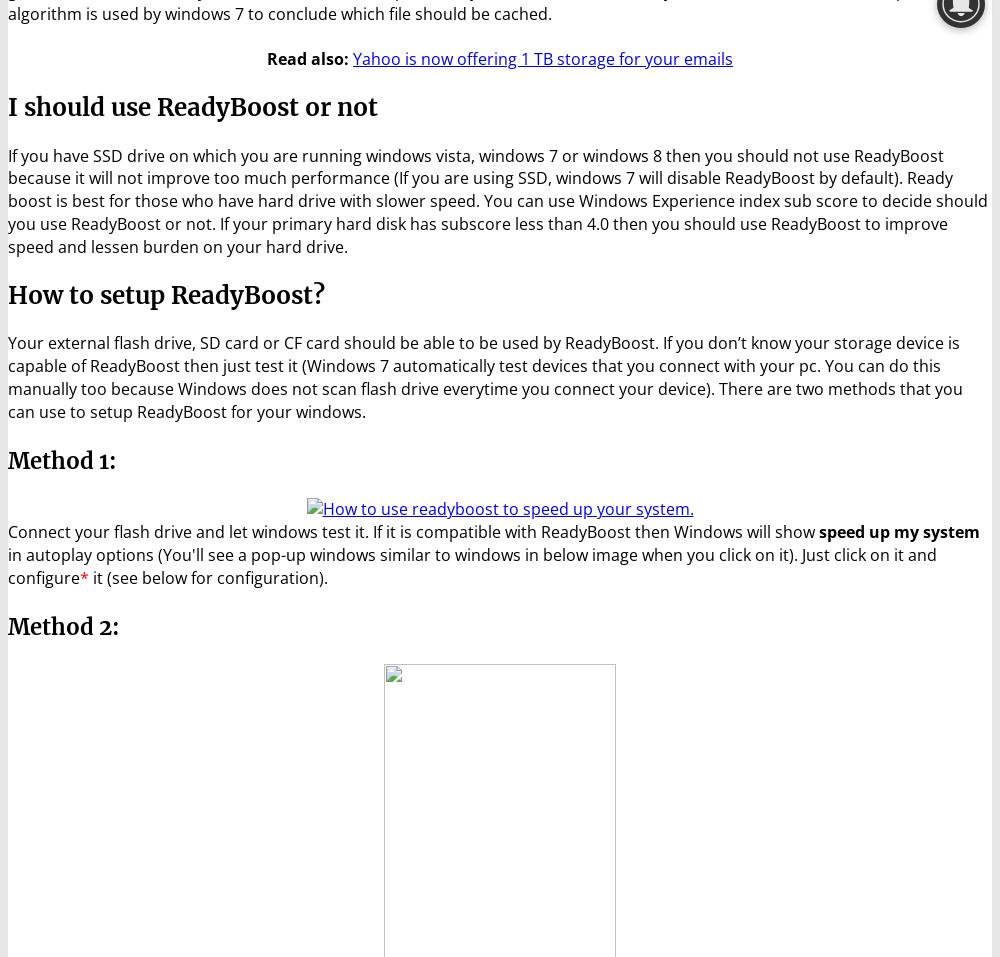  I want to click on 'it (see below for configuration).', so click(207, 575).